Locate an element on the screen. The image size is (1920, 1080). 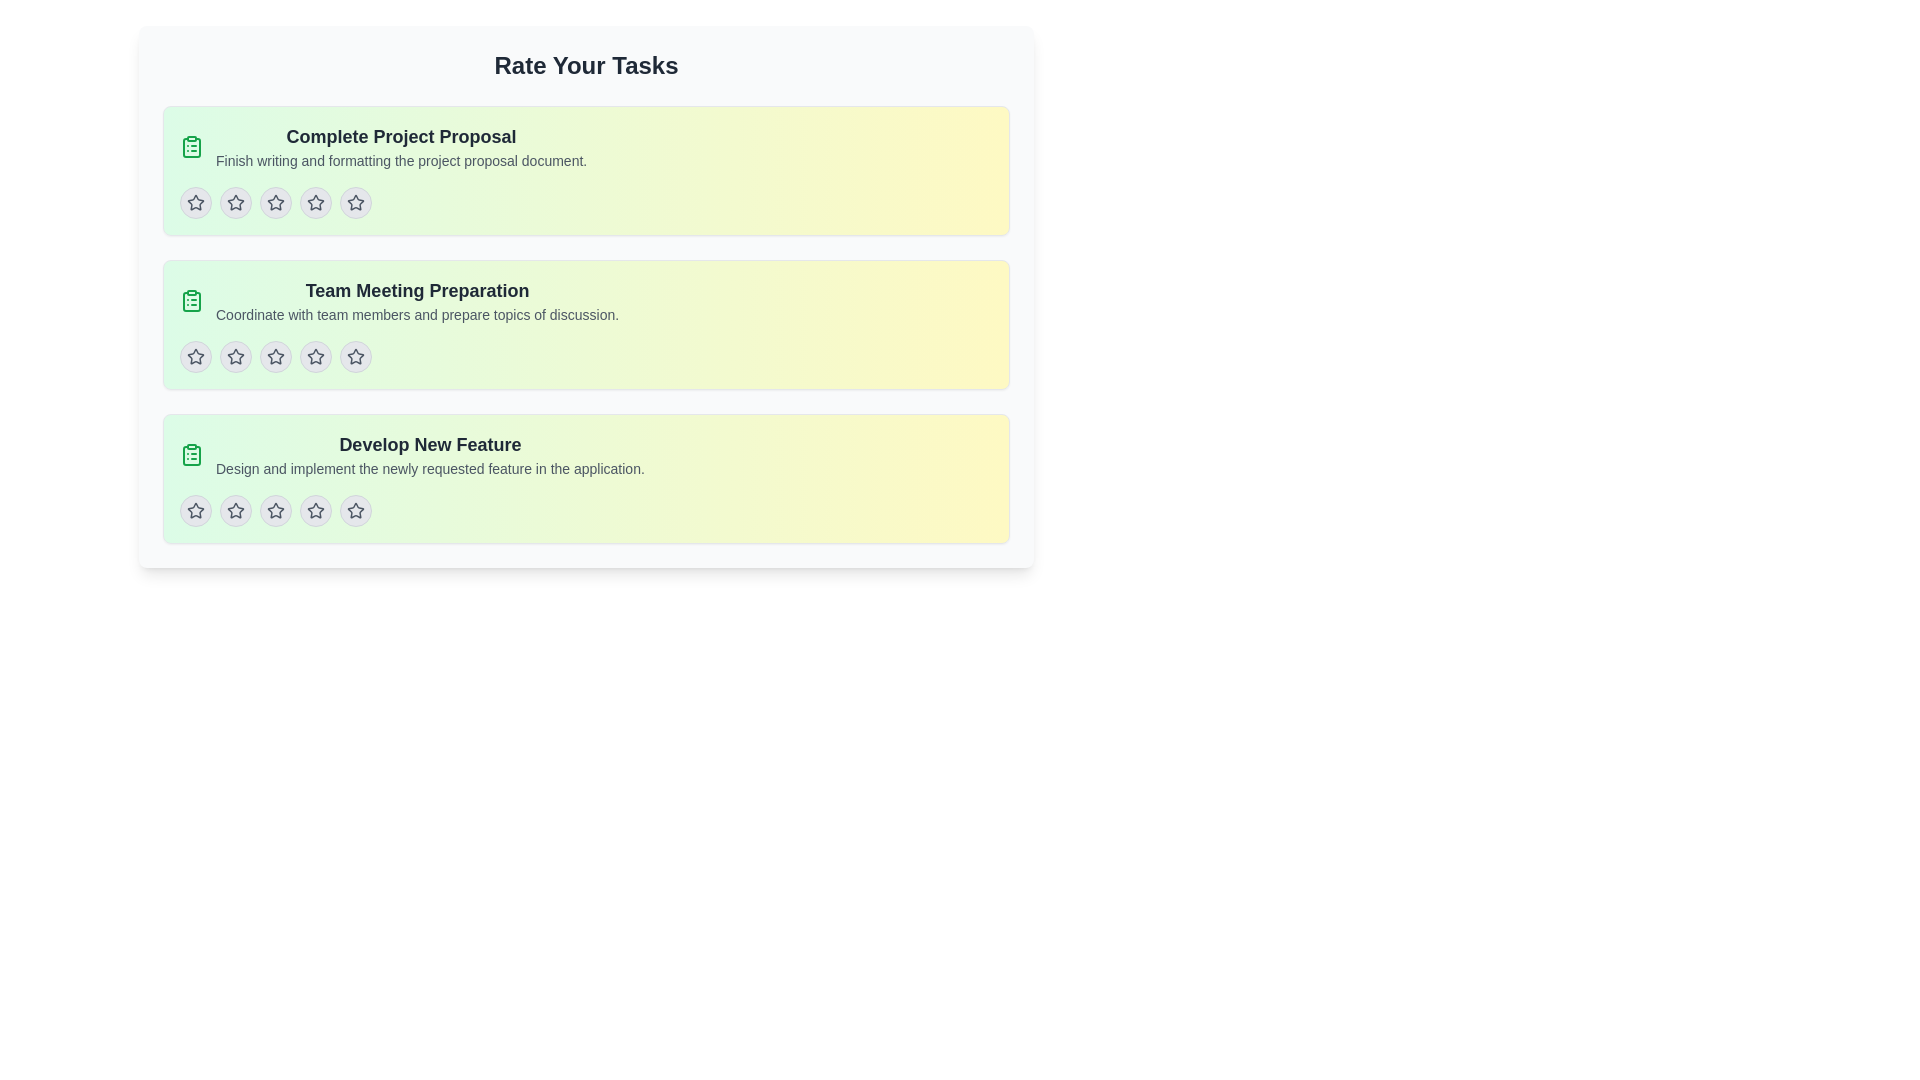
the descriptive text label that provides context for the task 'Team Meeting Preparation', located directly below the title in the middle section of the interface is located at coordinates (416, 315).